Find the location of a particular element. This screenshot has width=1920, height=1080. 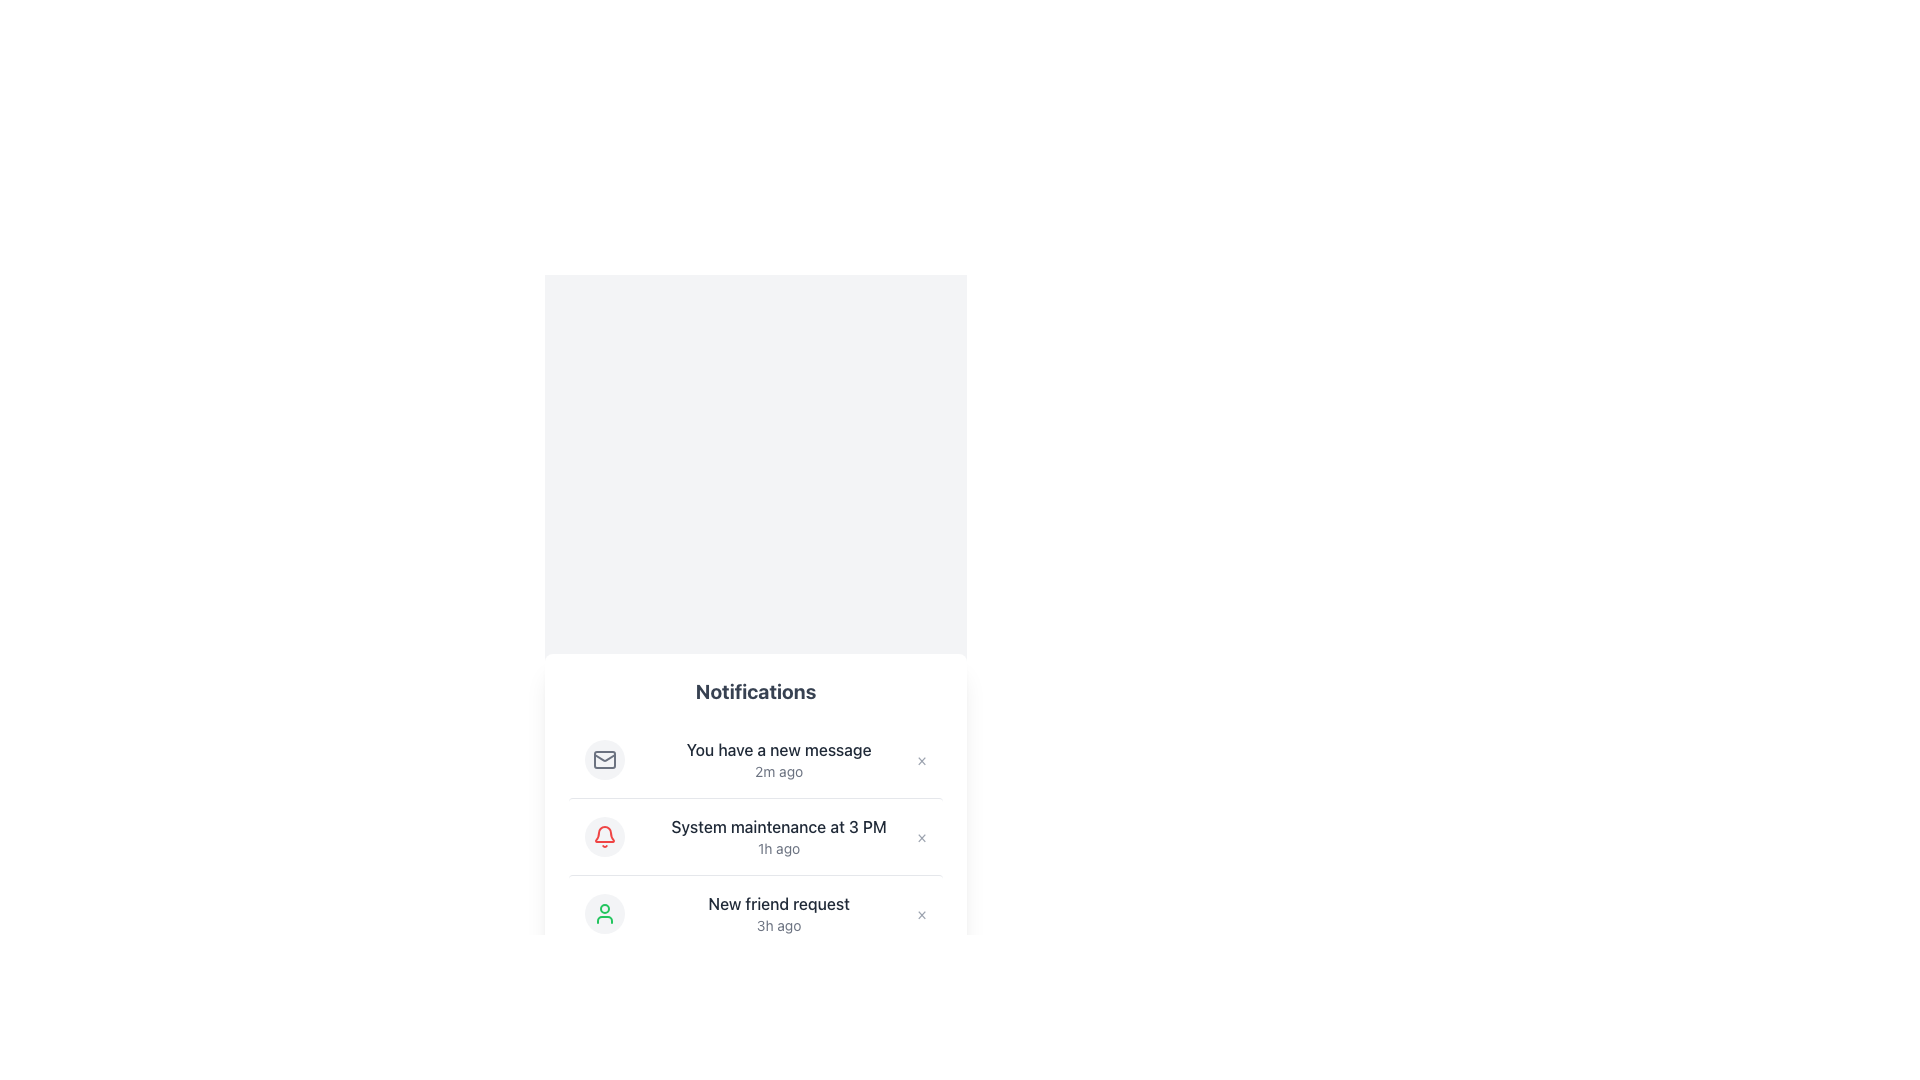

the red circular bell icon, which is the second notification item in the list titled 'System maintenance at 3 PM' is located at coordinates (603, 837).